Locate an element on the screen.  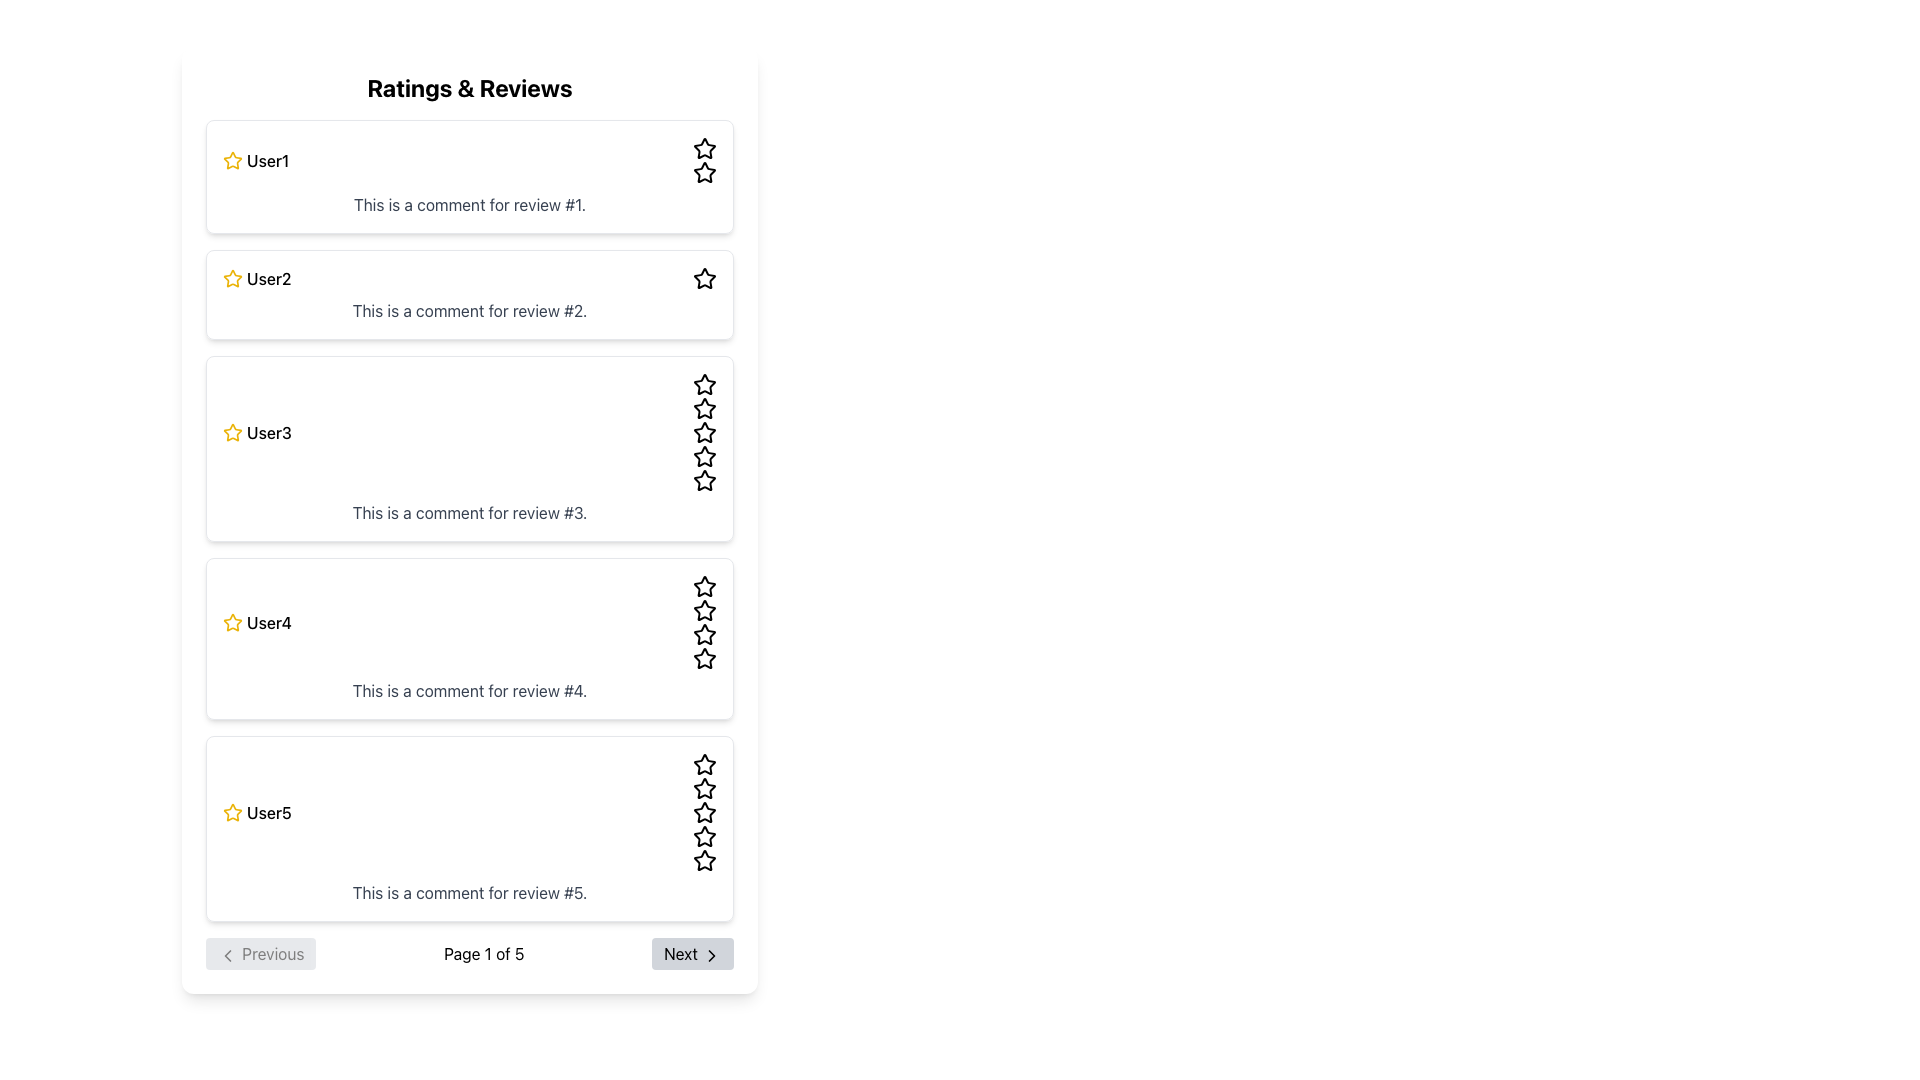
the third star in the rating component for the fourth review item ('User4') is located at coordinates (705, 609).